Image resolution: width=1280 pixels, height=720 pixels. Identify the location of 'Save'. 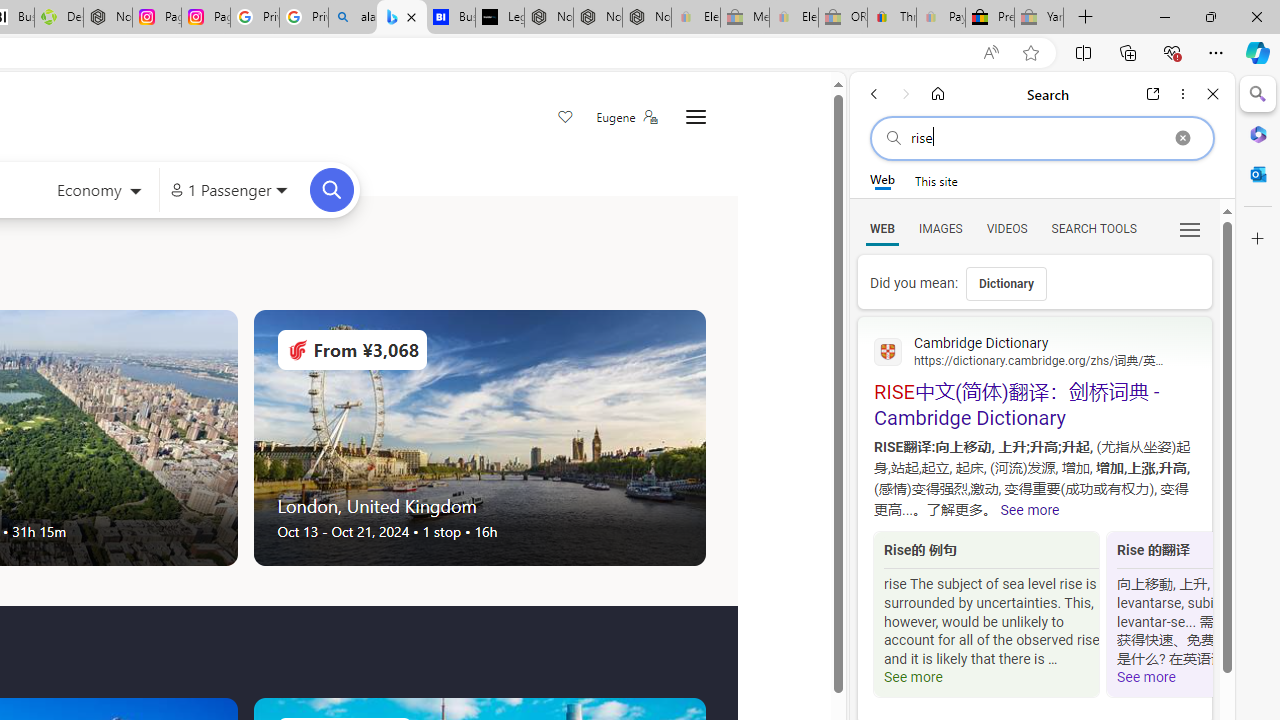
(564, 118).